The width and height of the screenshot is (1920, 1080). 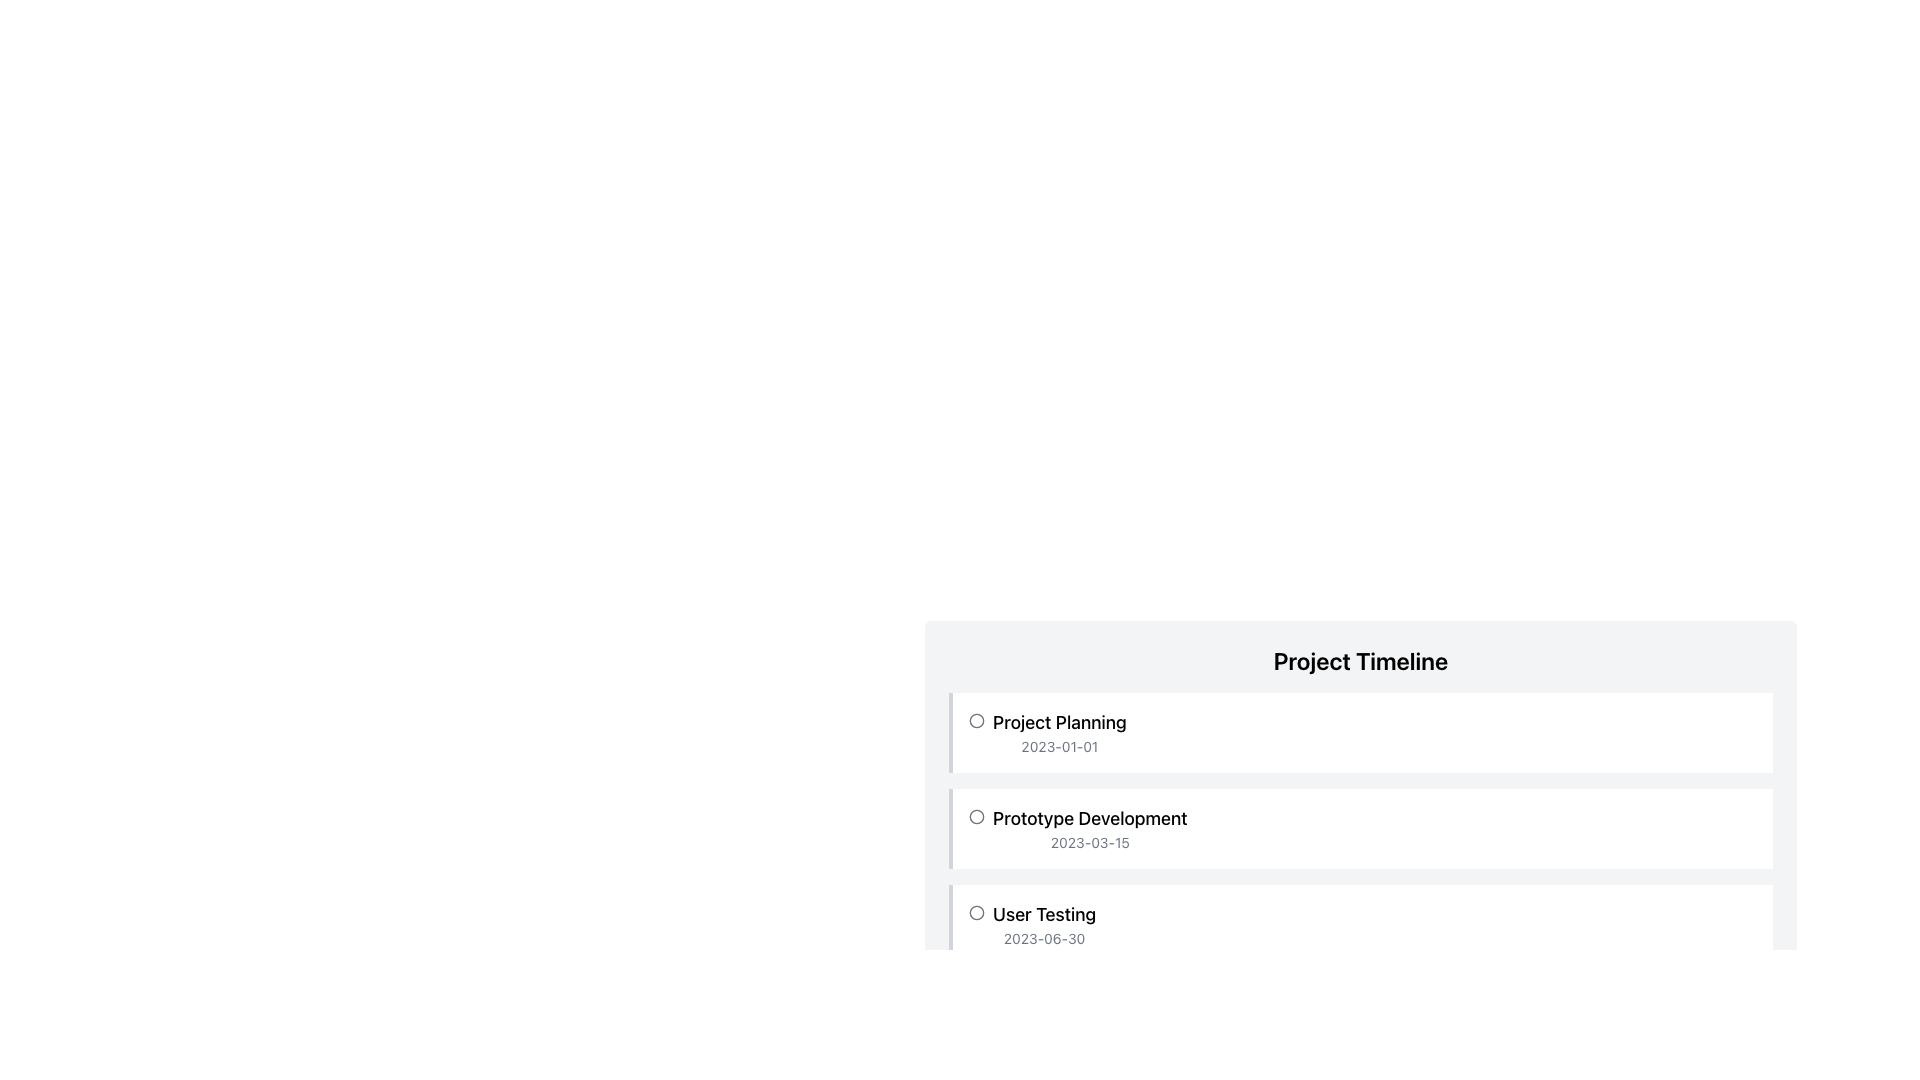 What do you see at coordinates (1043, 925) in the screenshot?
I see `text content of the 'User Testing' text block, which is part of the project timeline UI component and contains the texts 'User Testing' and '2023-06-30'` at bounding box center [1043, 925].